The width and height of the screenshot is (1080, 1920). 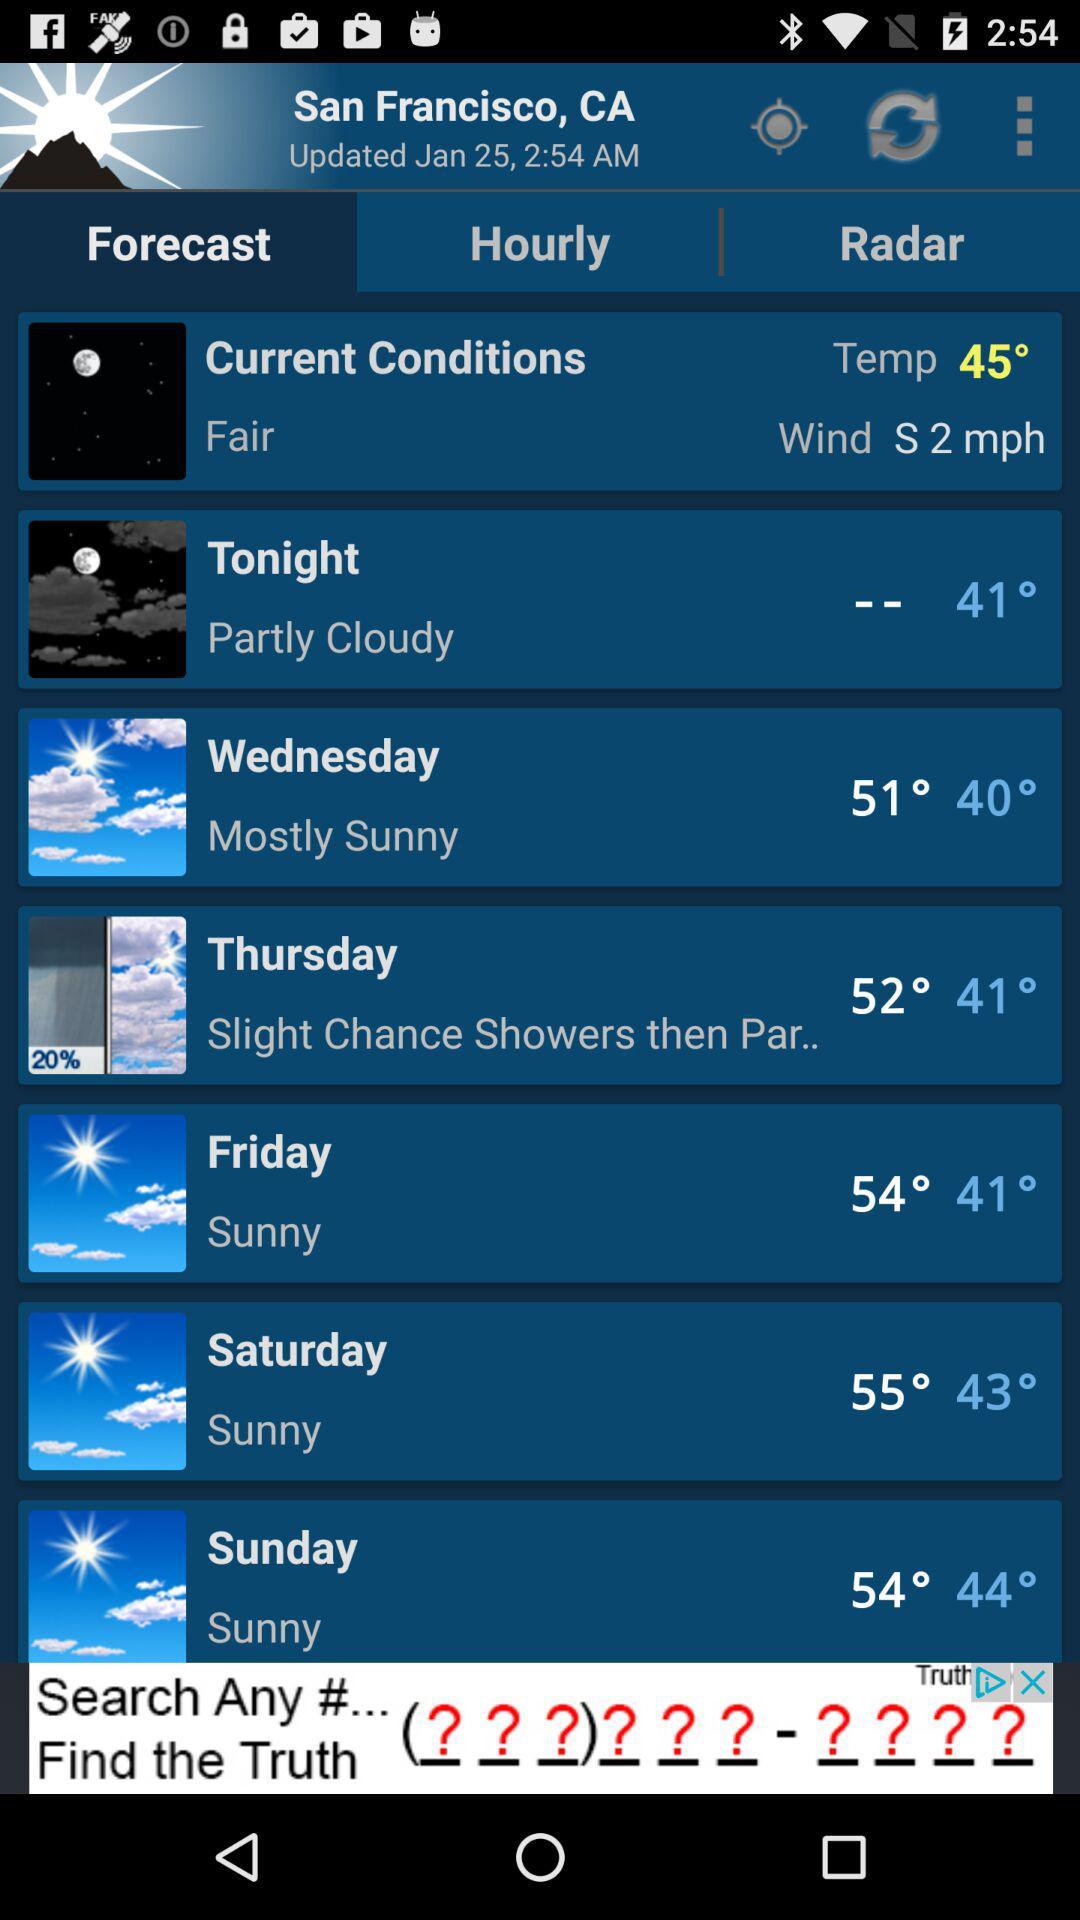 What do you see at coordinates (107, 400) in the screenshot?
I see `the image which is left side of the current conditions` at bounding box center [107, 400].